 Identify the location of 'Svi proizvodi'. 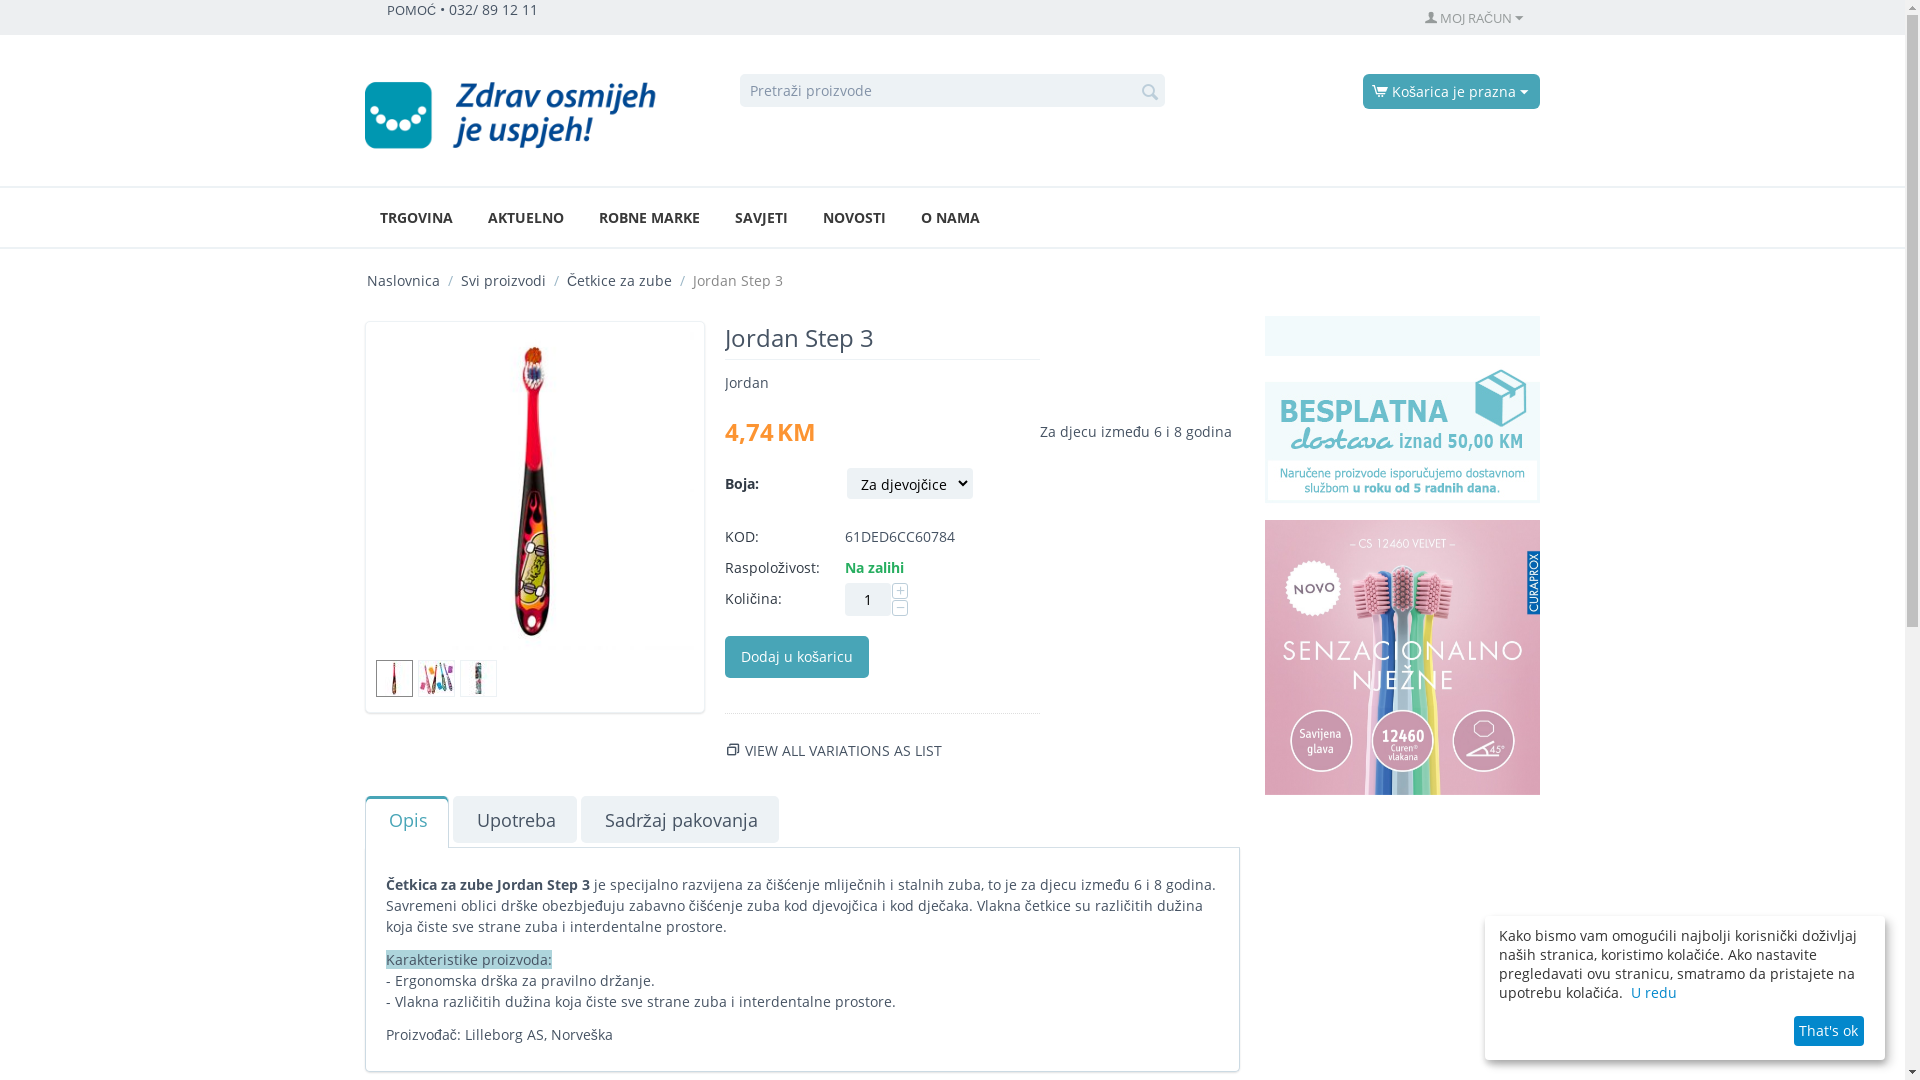
(503, 280).